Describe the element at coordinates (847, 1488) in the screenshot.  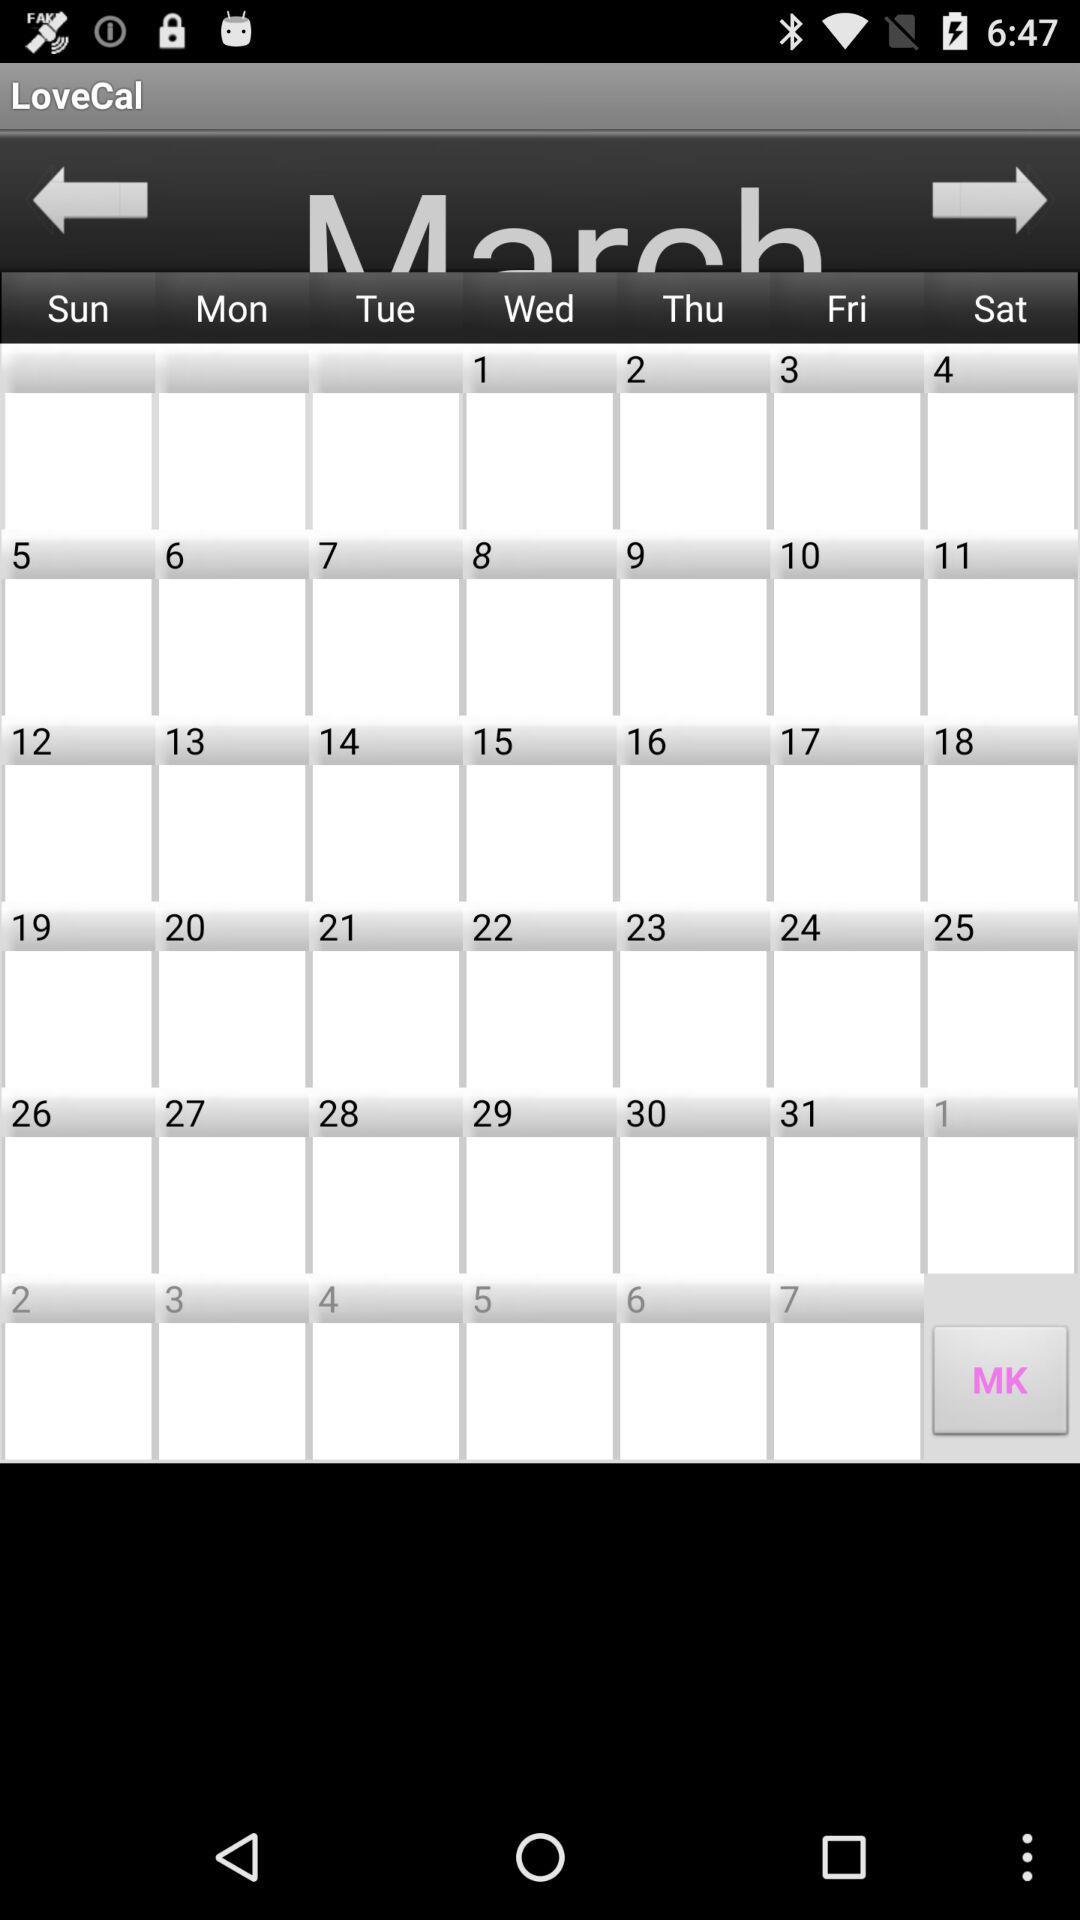
I see `the minus icon` at that location.